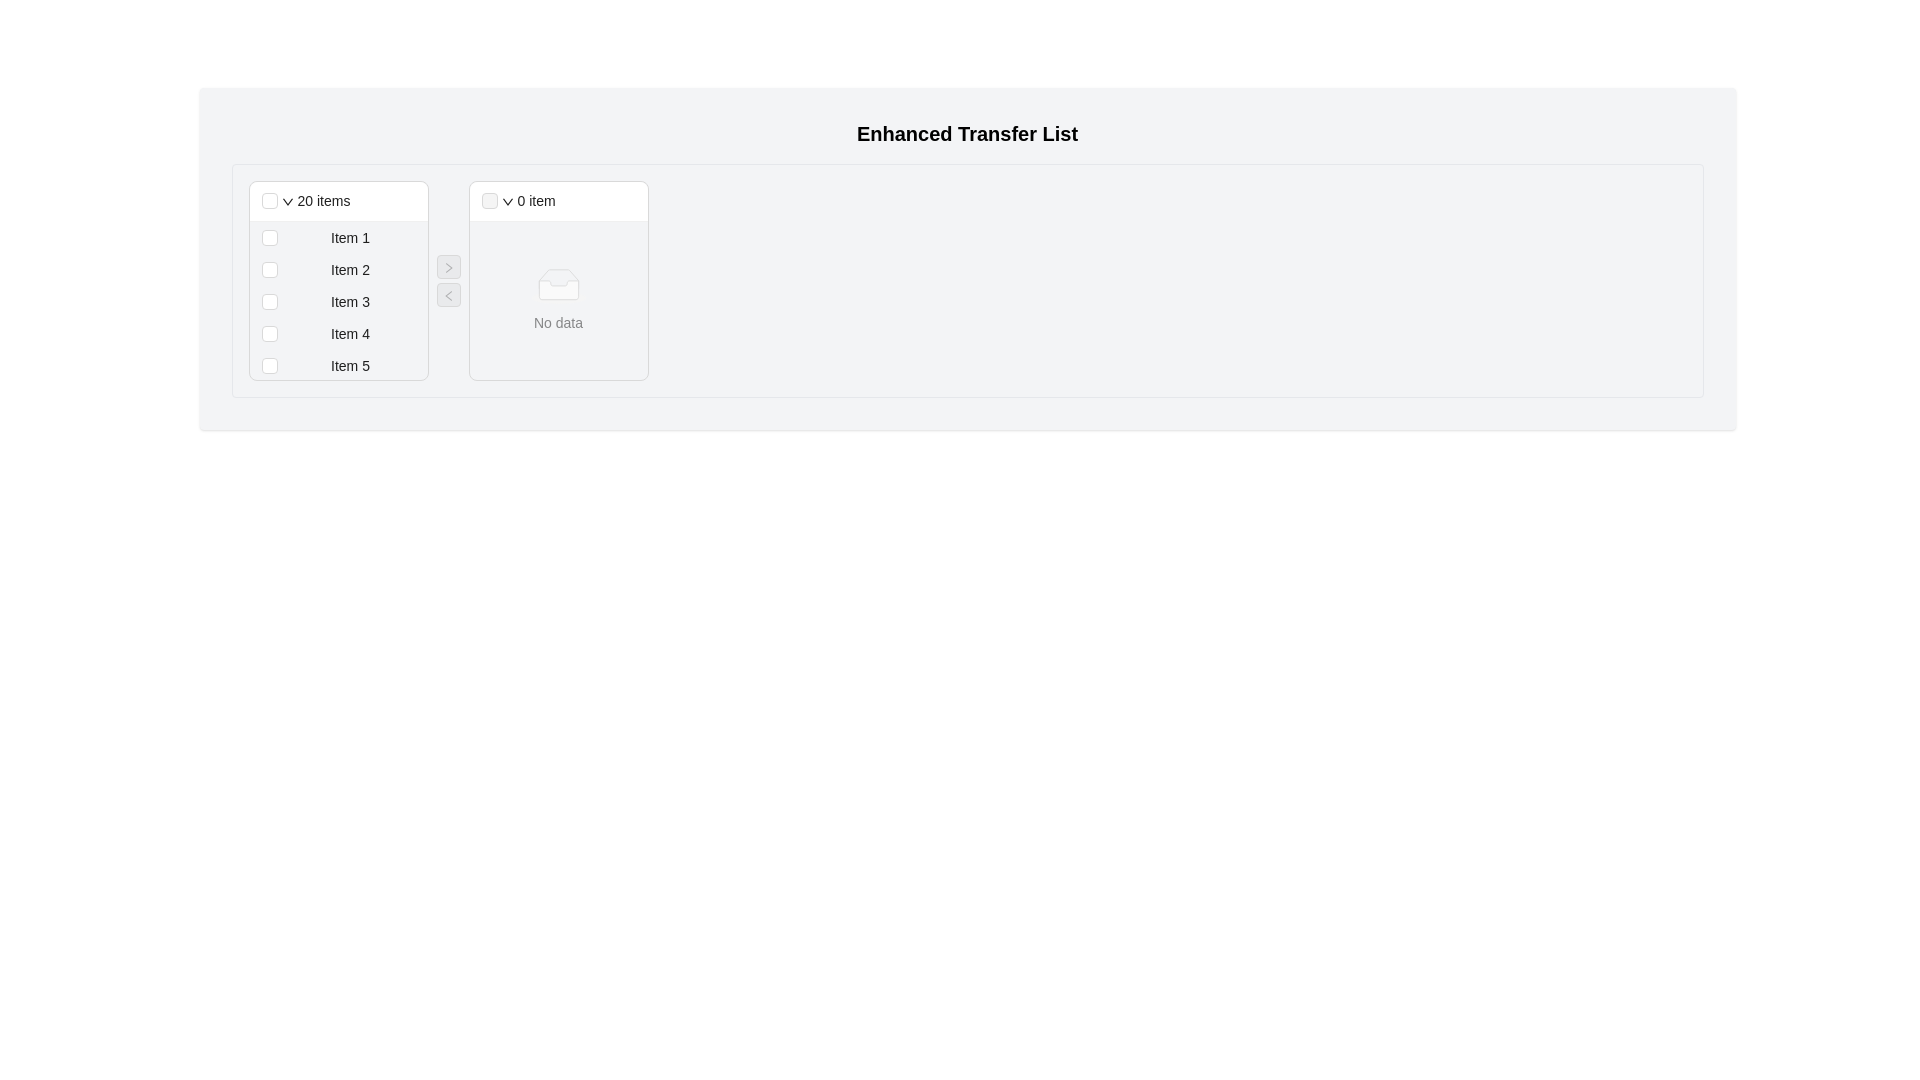 This screenshot has height=1080, width=1920. What do you see at coordinates (350, 366) in the screenshot?
I see `text content of the text label displaying 'Item 5', which is horizontally centered and positioned to the right of the corresponding checkbox in the fifth list item of the transfer list` at bounding box center [350, 366].